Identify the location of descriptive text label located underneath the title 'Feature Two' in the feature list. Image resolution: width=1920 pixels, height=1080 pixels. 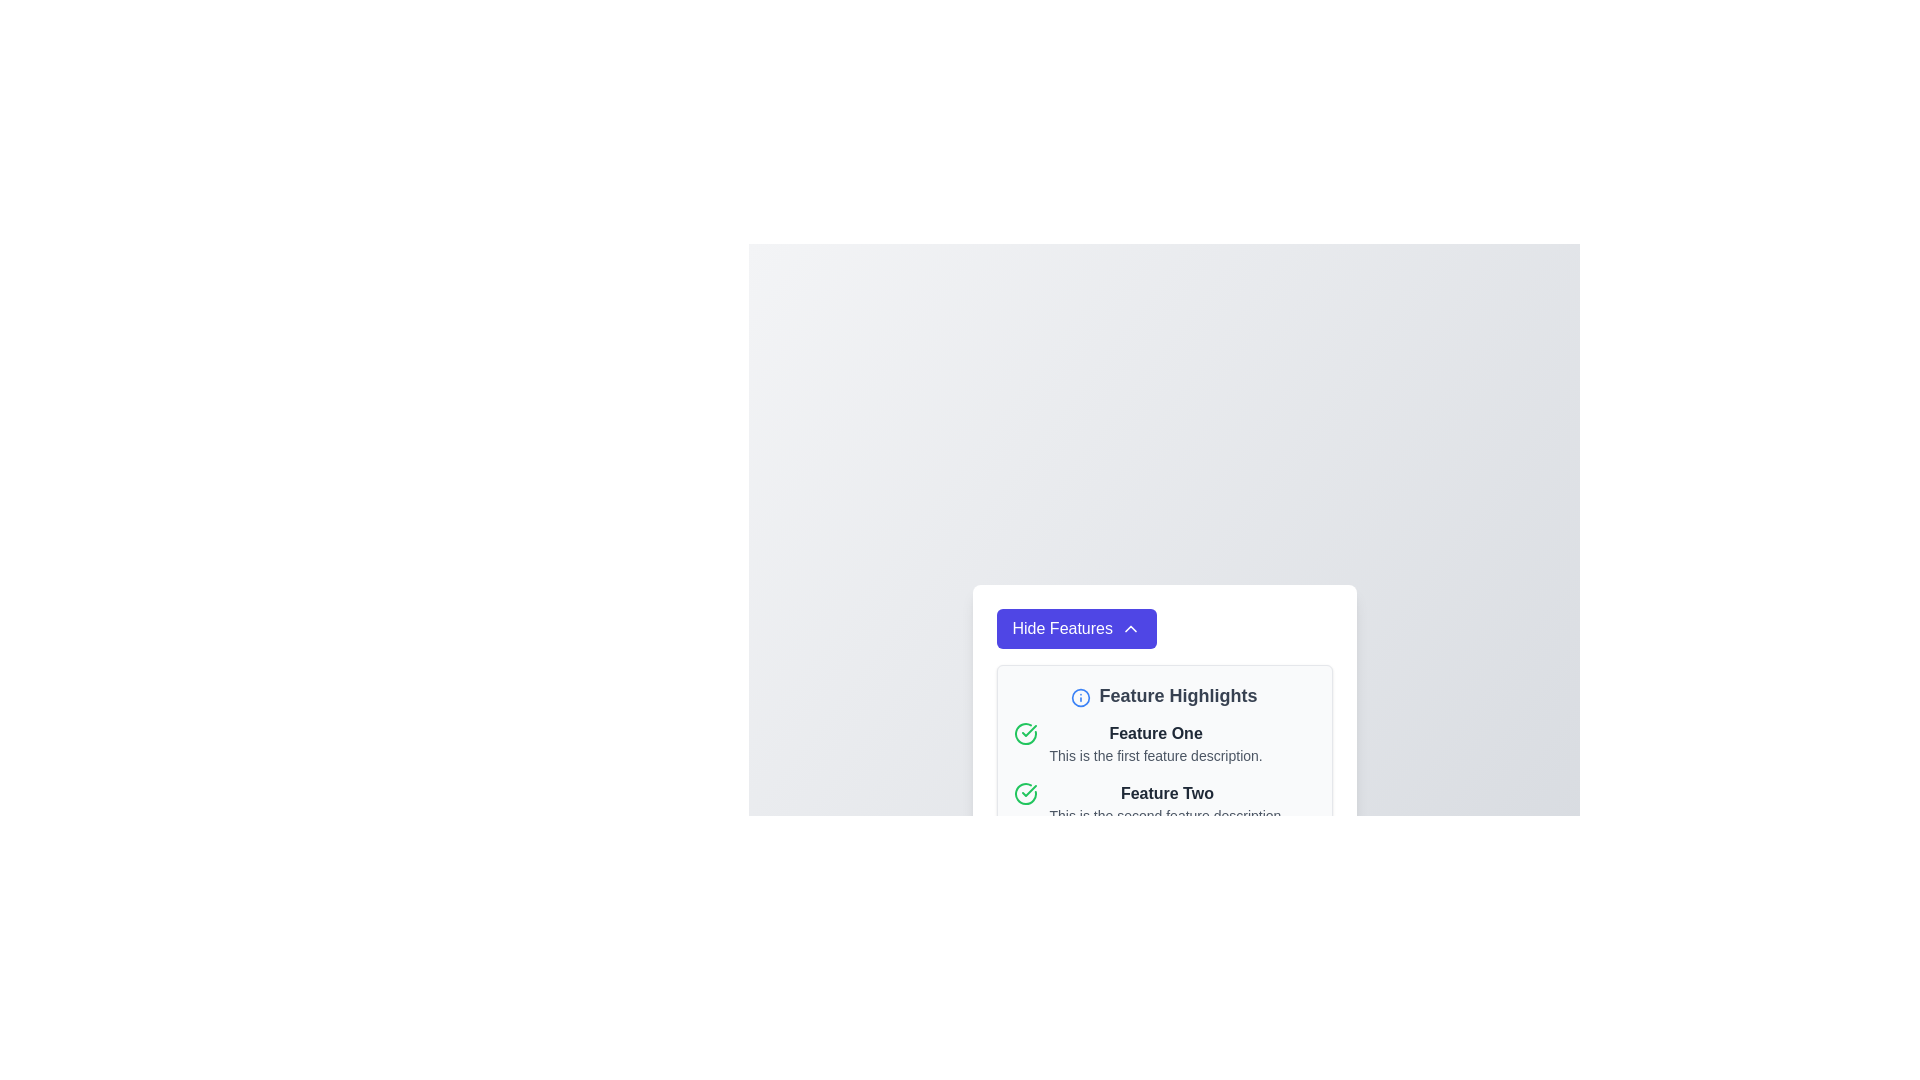
(1167, 816).